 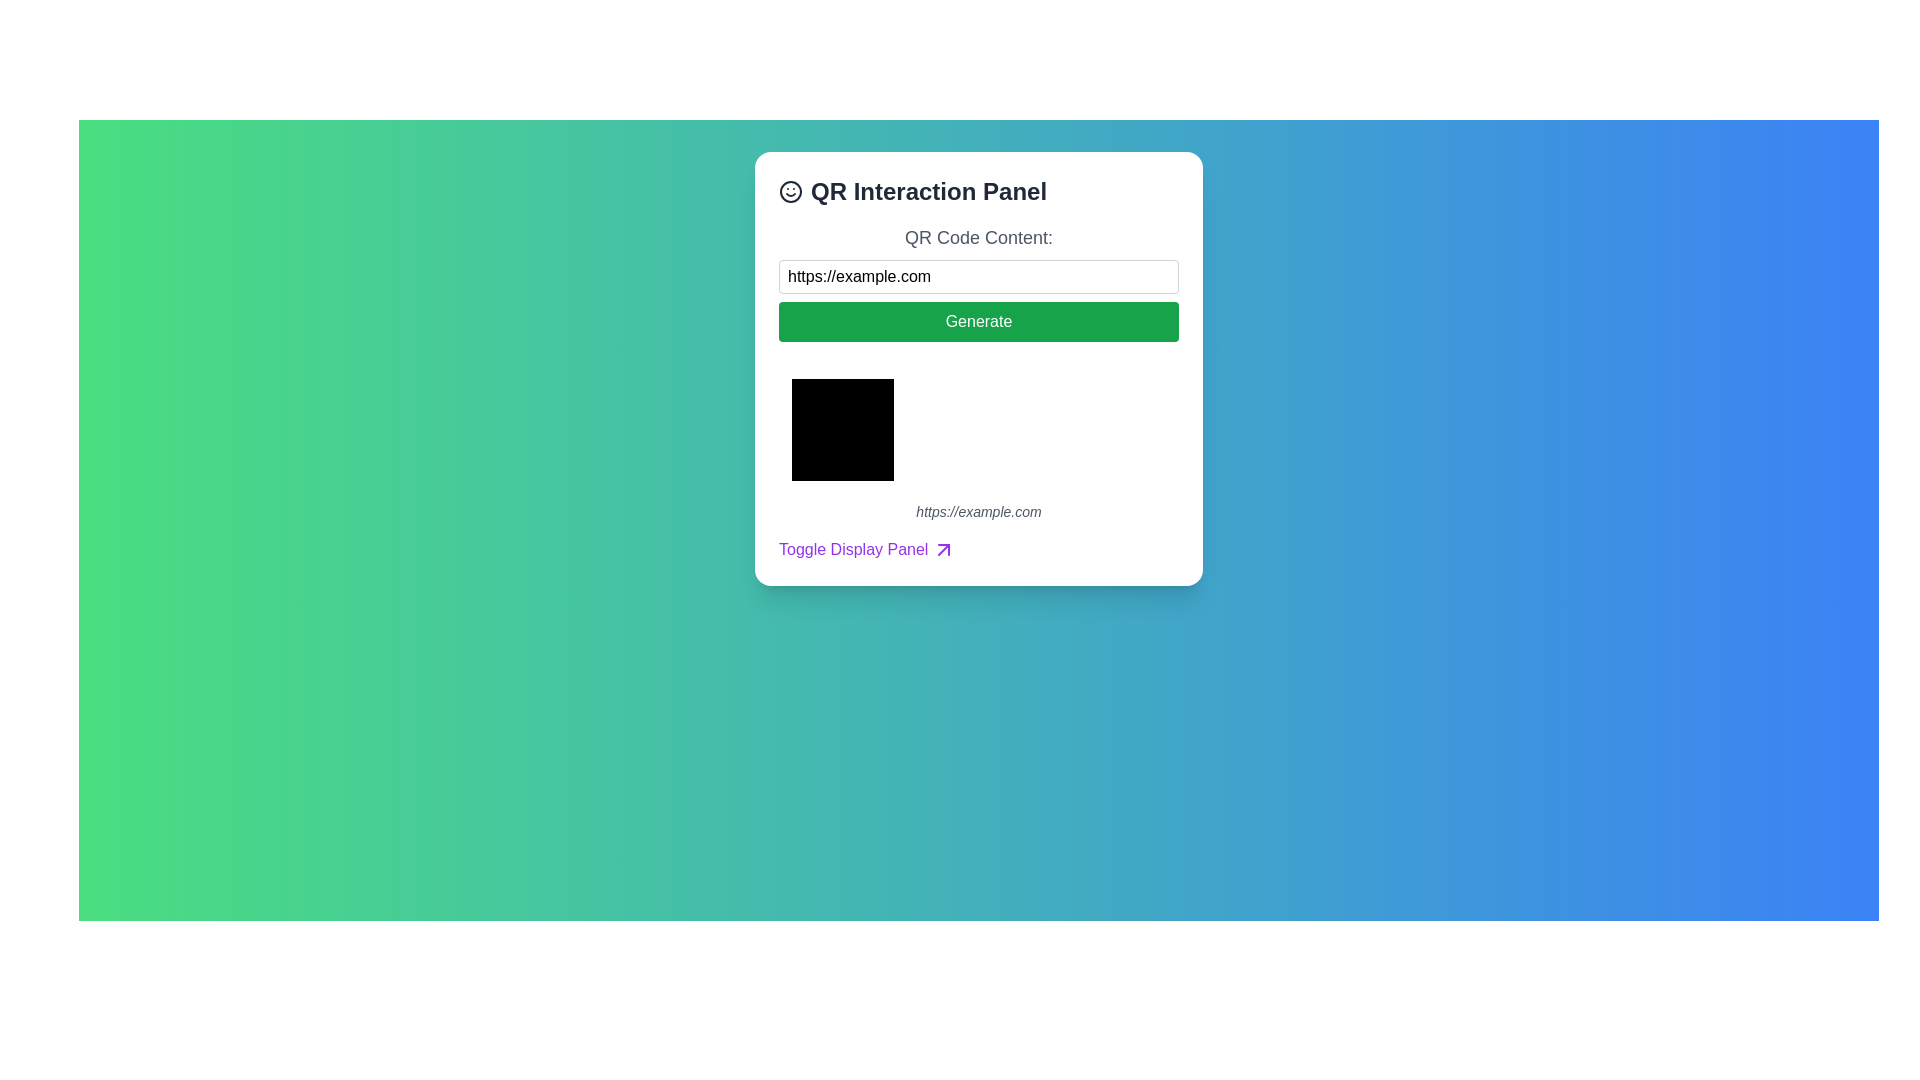 I want to click on the diagonal line element of the arrow-up-right icon, which is part of the SVG representation indicating navigation or a new action, so click(x=943, y=550).